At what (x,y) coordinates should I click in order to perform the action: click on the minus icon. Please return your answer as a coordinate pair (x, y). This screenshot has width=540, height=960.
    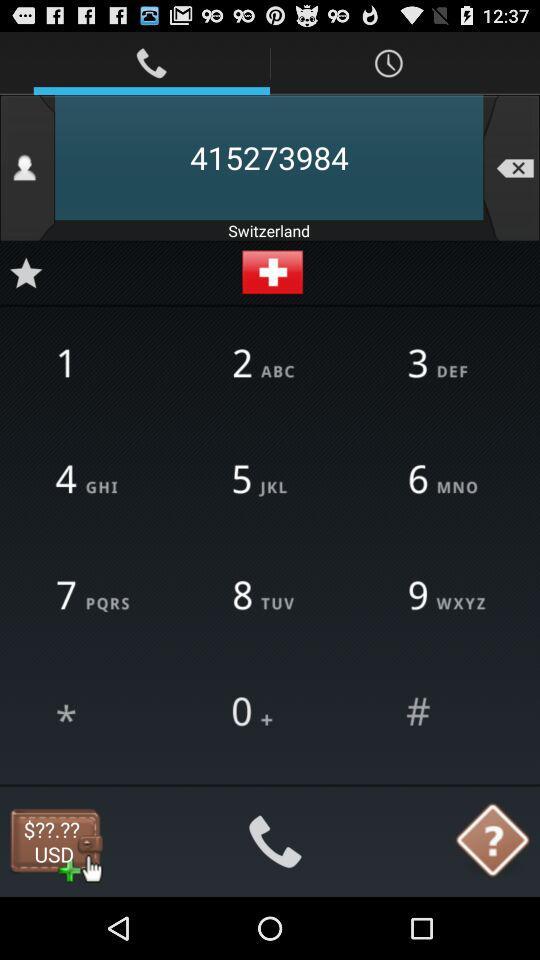
    Looking at the image, I should click on (511, 178).